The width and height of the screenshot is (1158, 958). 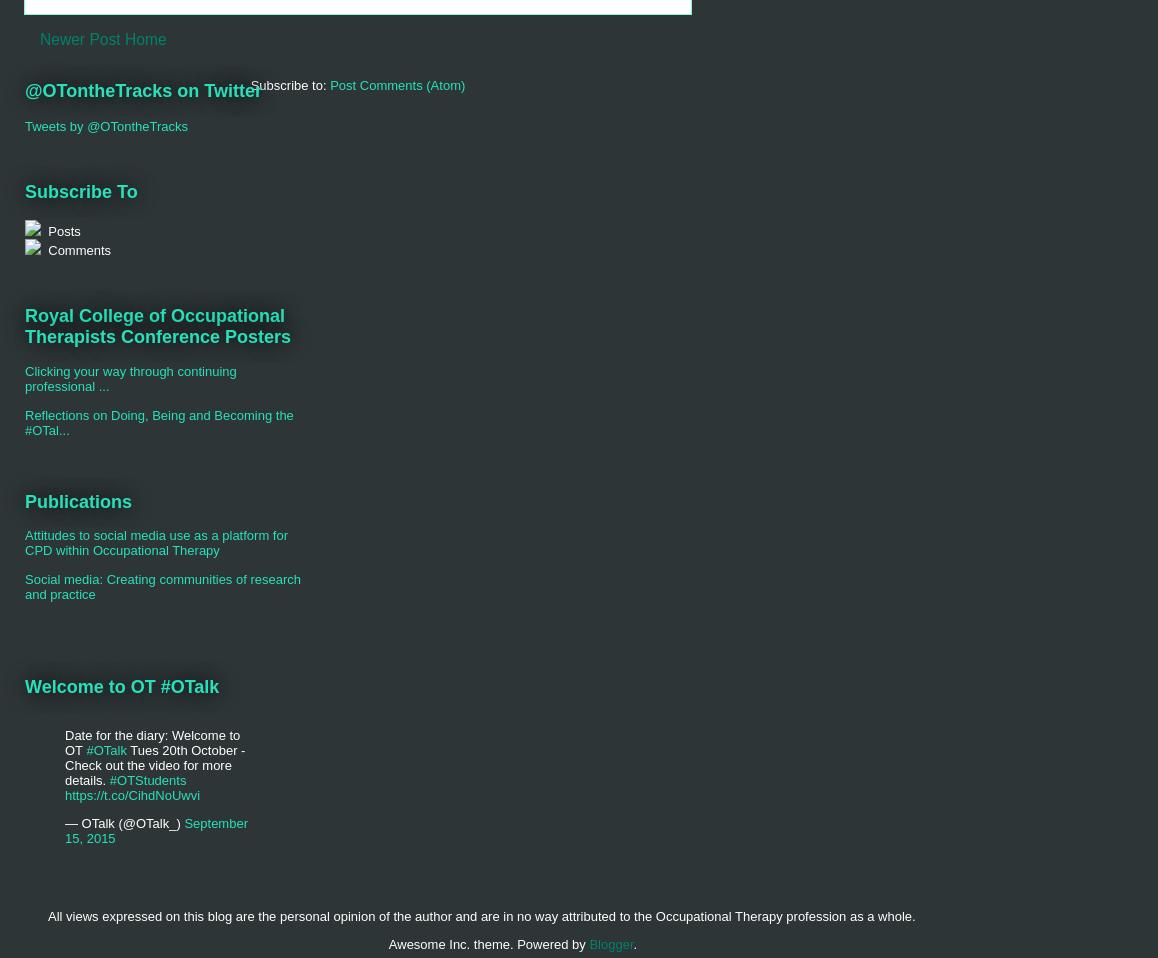 What do you see at coordinates (129, 377) in the screenshot?
I see `'Clicking your way through continuing professional ...'` at bounding box center [129, 377].